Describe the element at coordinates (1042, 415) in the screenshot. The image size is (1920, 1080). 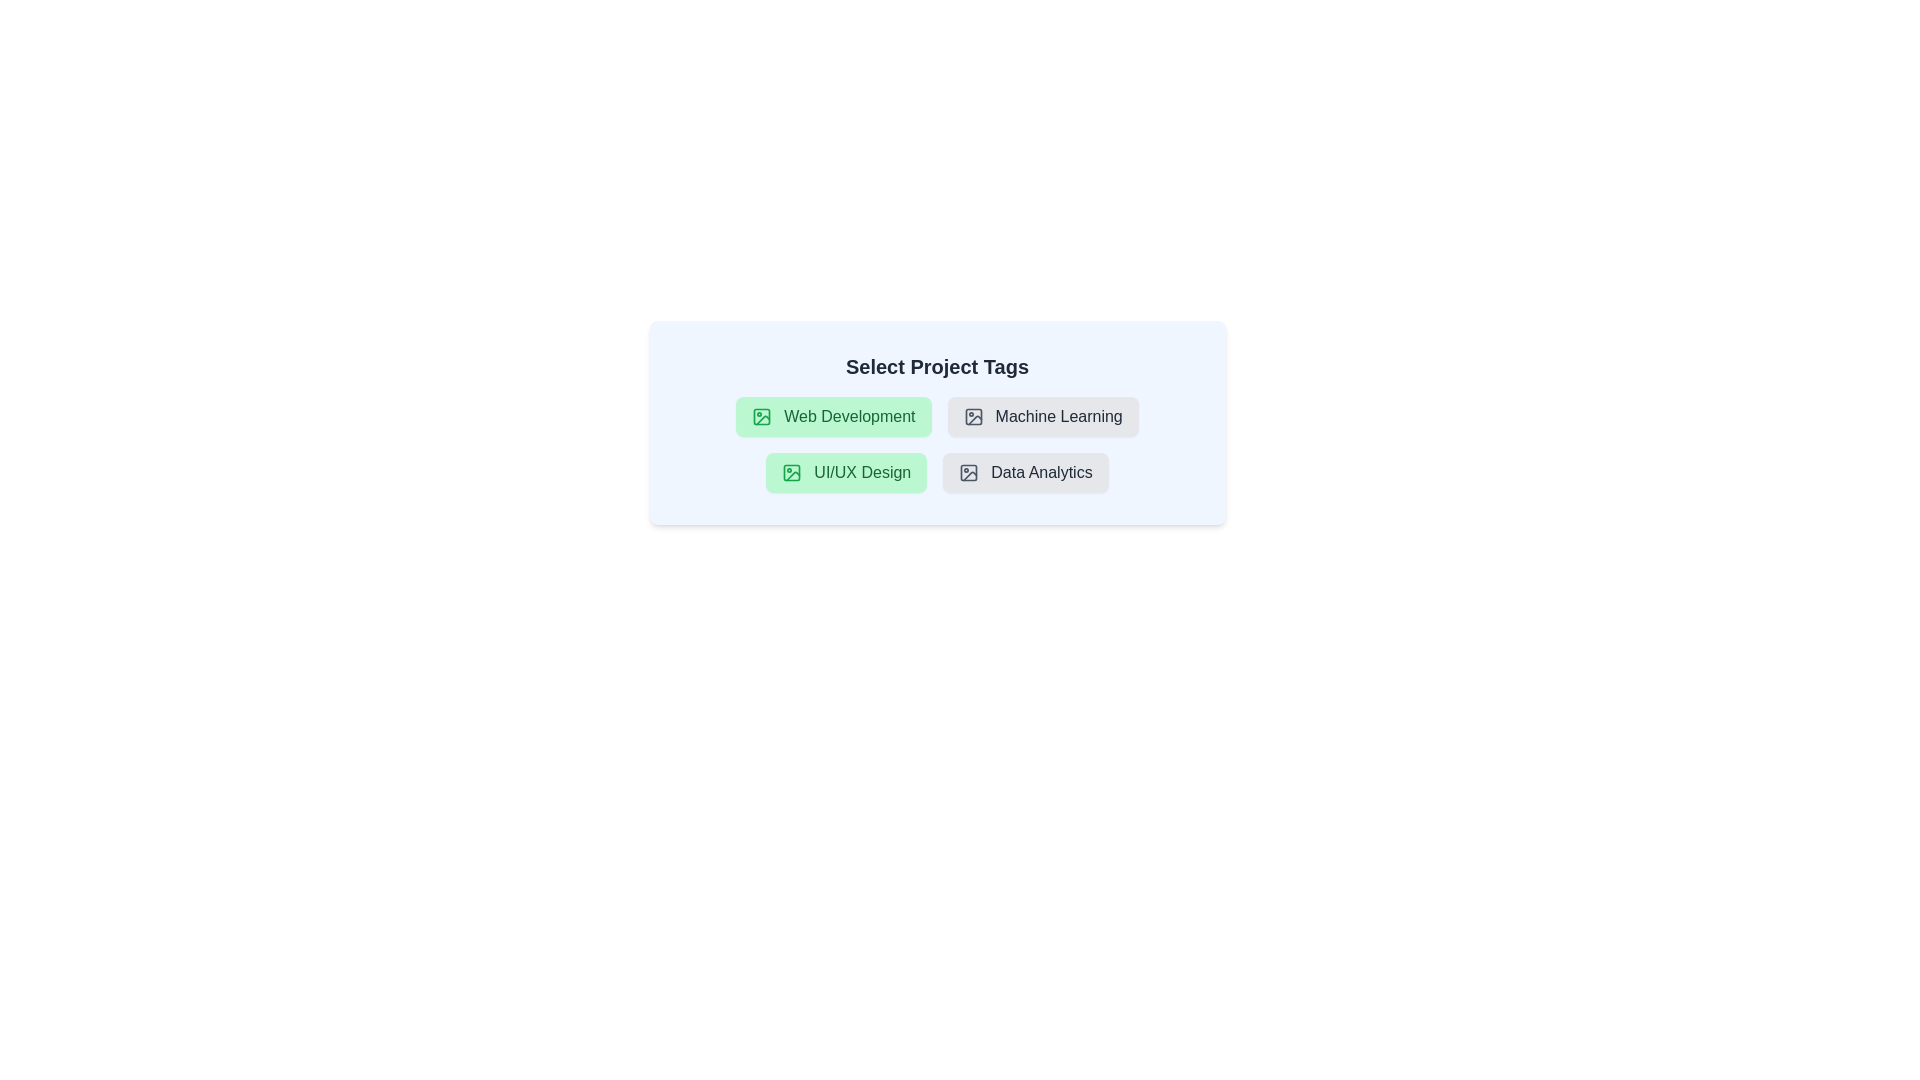
I see `the tag labeled 'Machine Learning' by clicking on it` at that location.